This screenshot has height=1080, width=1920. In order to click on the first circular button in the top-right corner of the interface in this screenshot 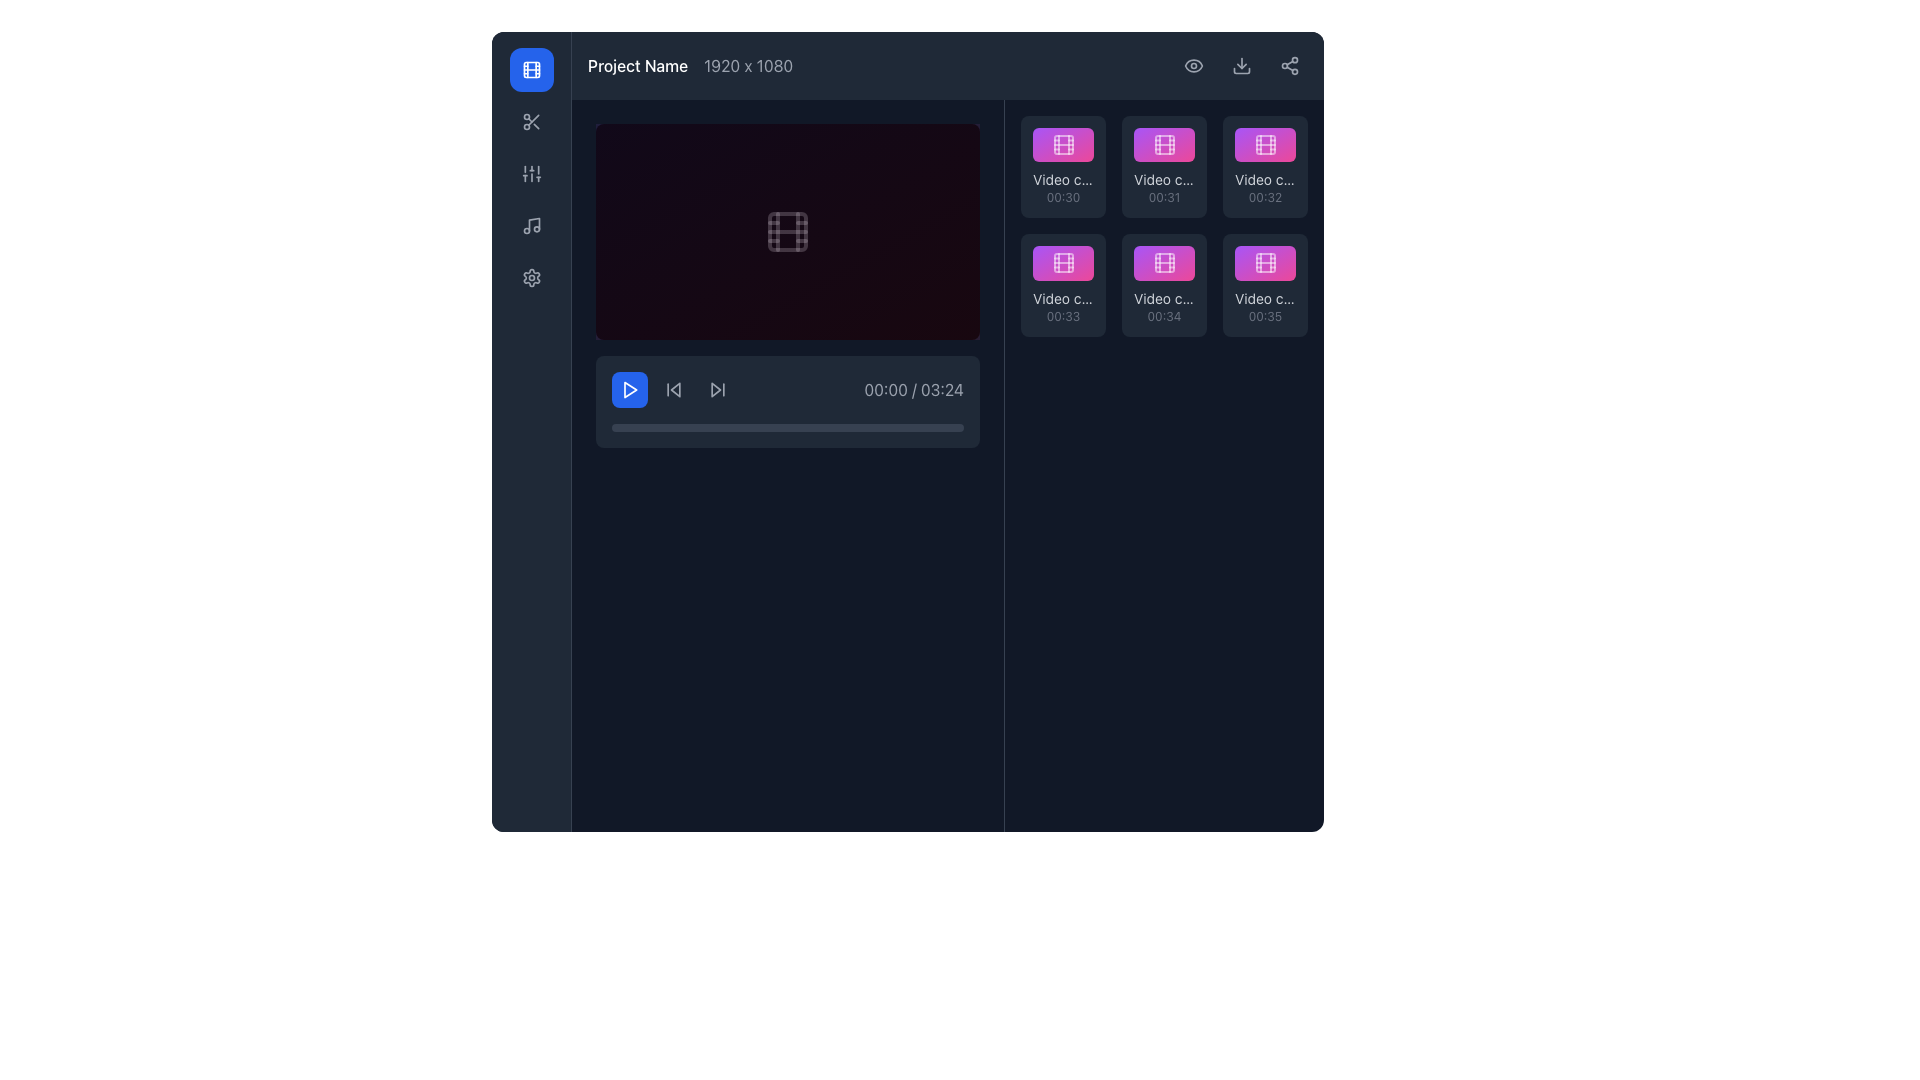, I will do `click(1194, 64)`.